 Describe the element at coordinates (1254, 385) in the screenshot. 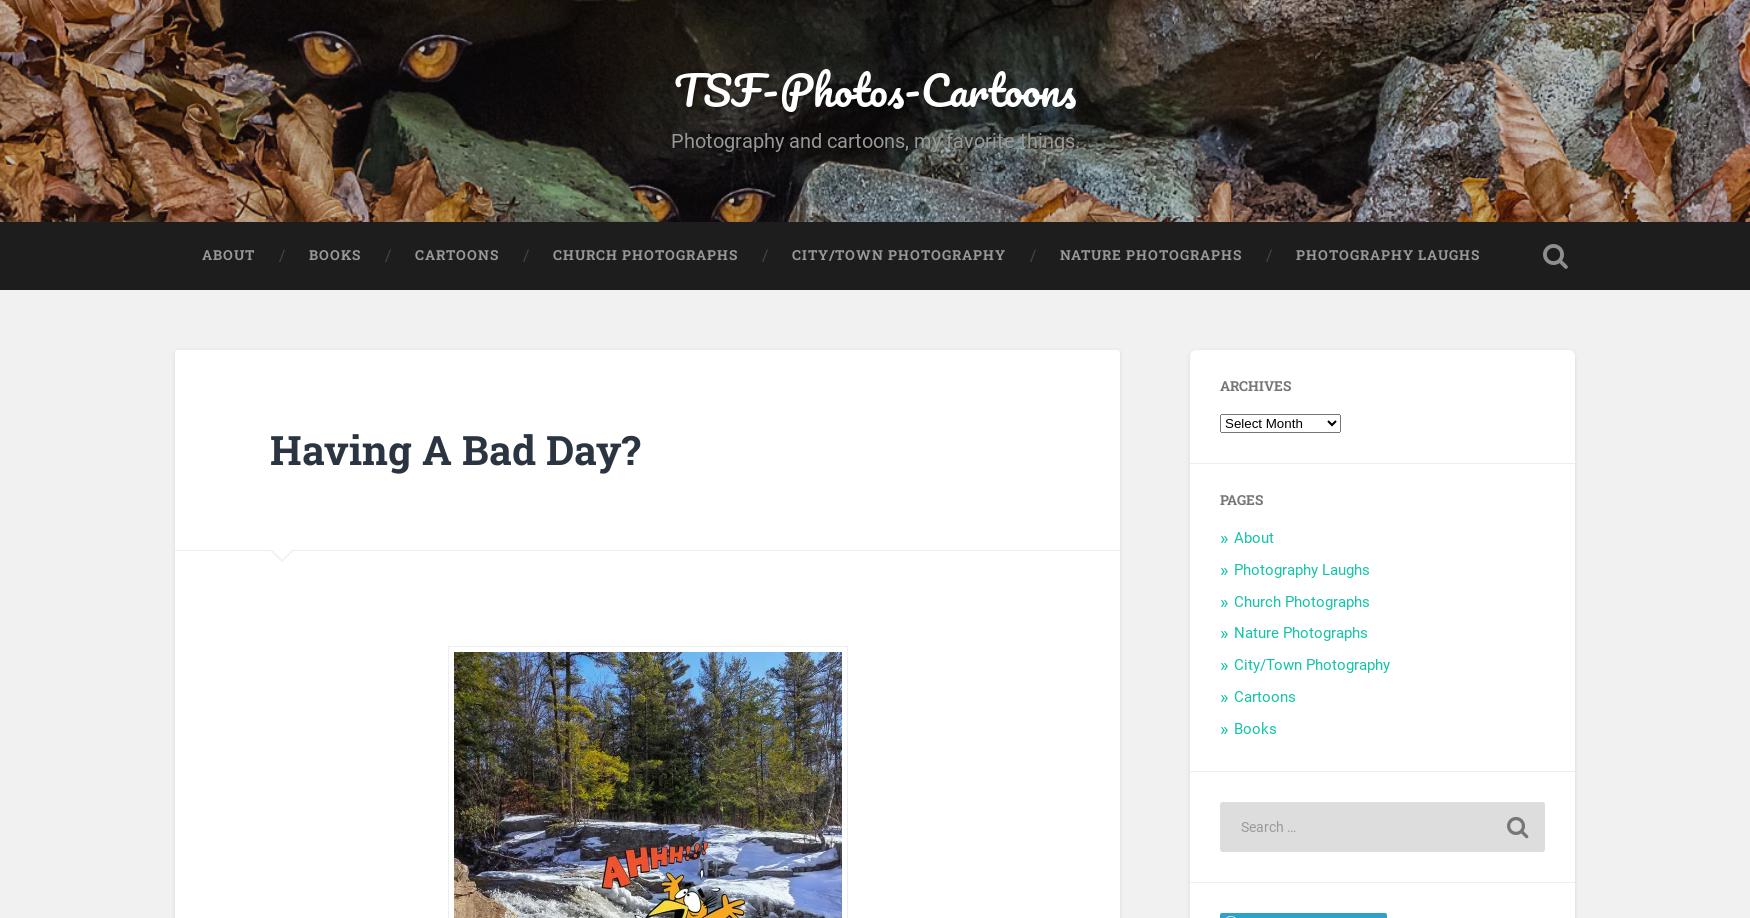

I see `'Archives'` at that location.